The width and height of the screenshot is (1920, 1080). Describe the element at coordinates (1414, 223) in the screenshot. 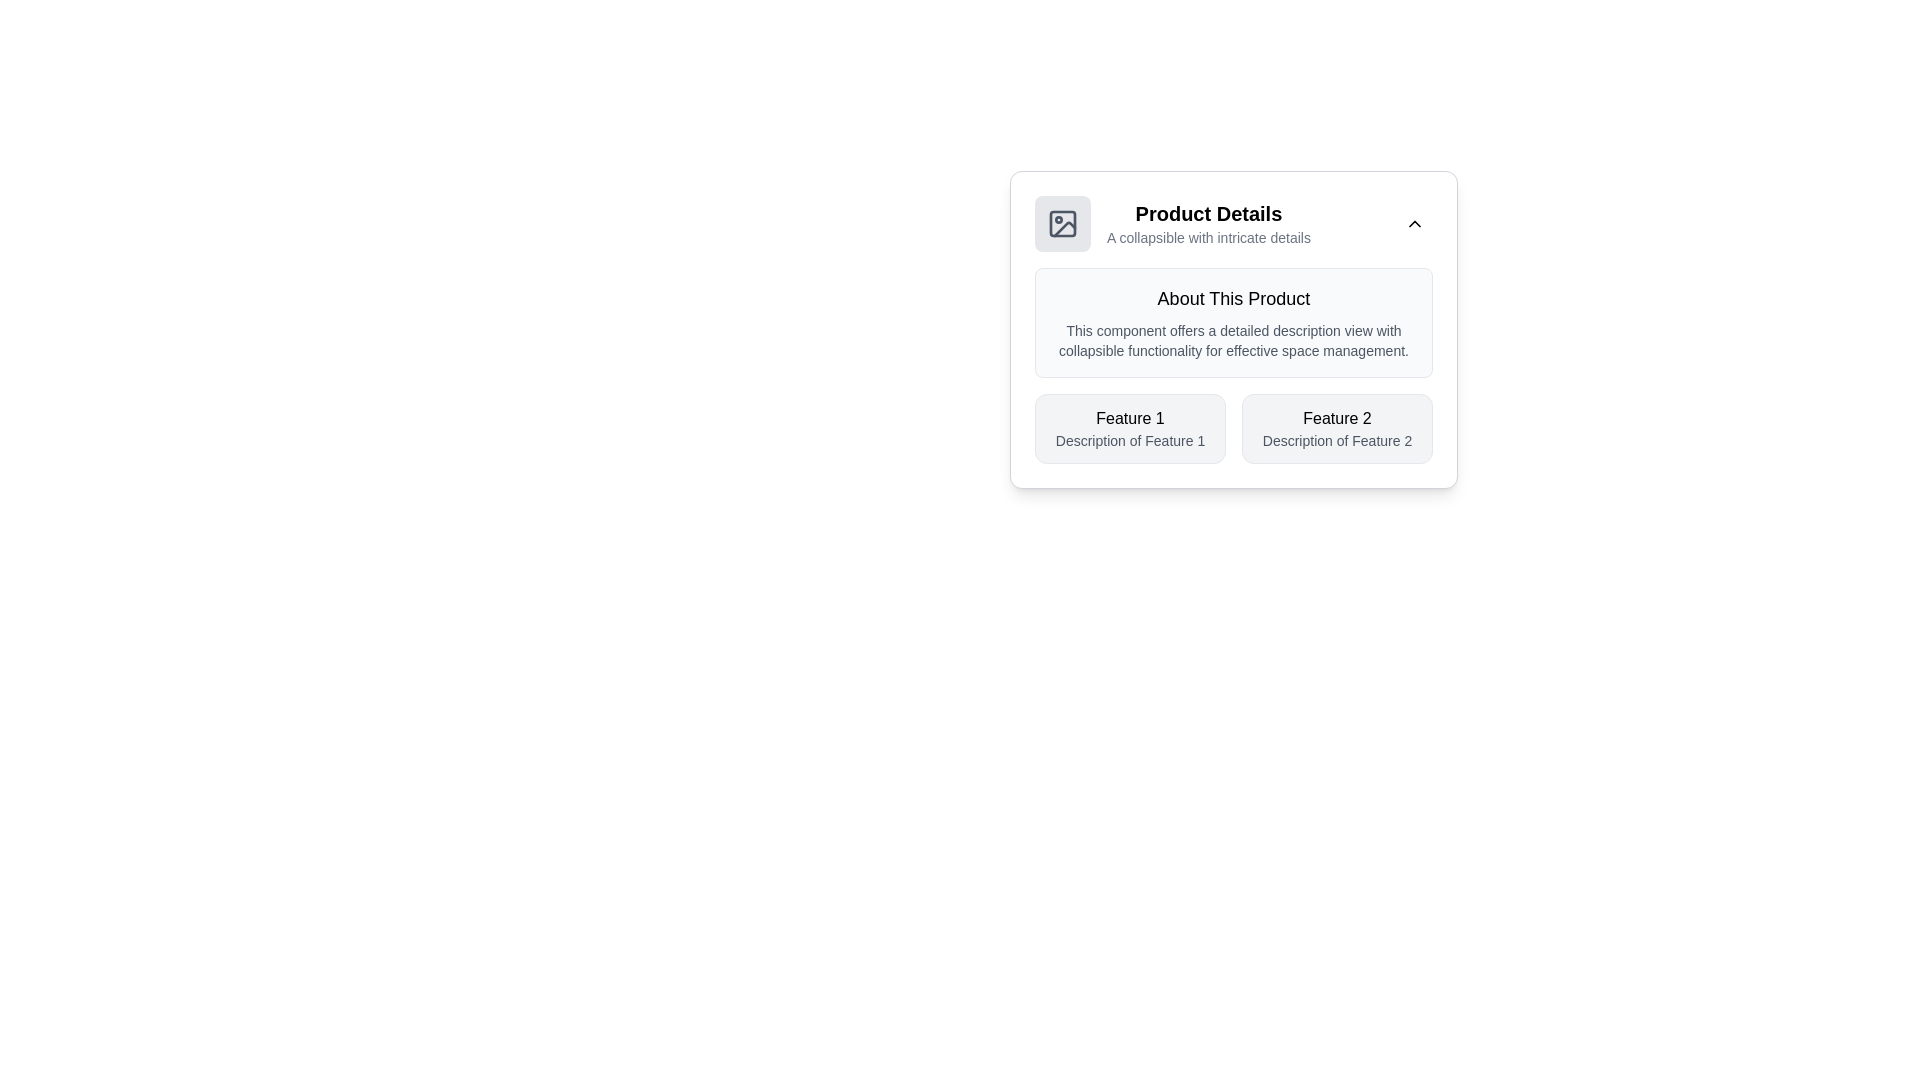

I see `the button located in the top-right corner of the 'Product Details' header section` at that location.